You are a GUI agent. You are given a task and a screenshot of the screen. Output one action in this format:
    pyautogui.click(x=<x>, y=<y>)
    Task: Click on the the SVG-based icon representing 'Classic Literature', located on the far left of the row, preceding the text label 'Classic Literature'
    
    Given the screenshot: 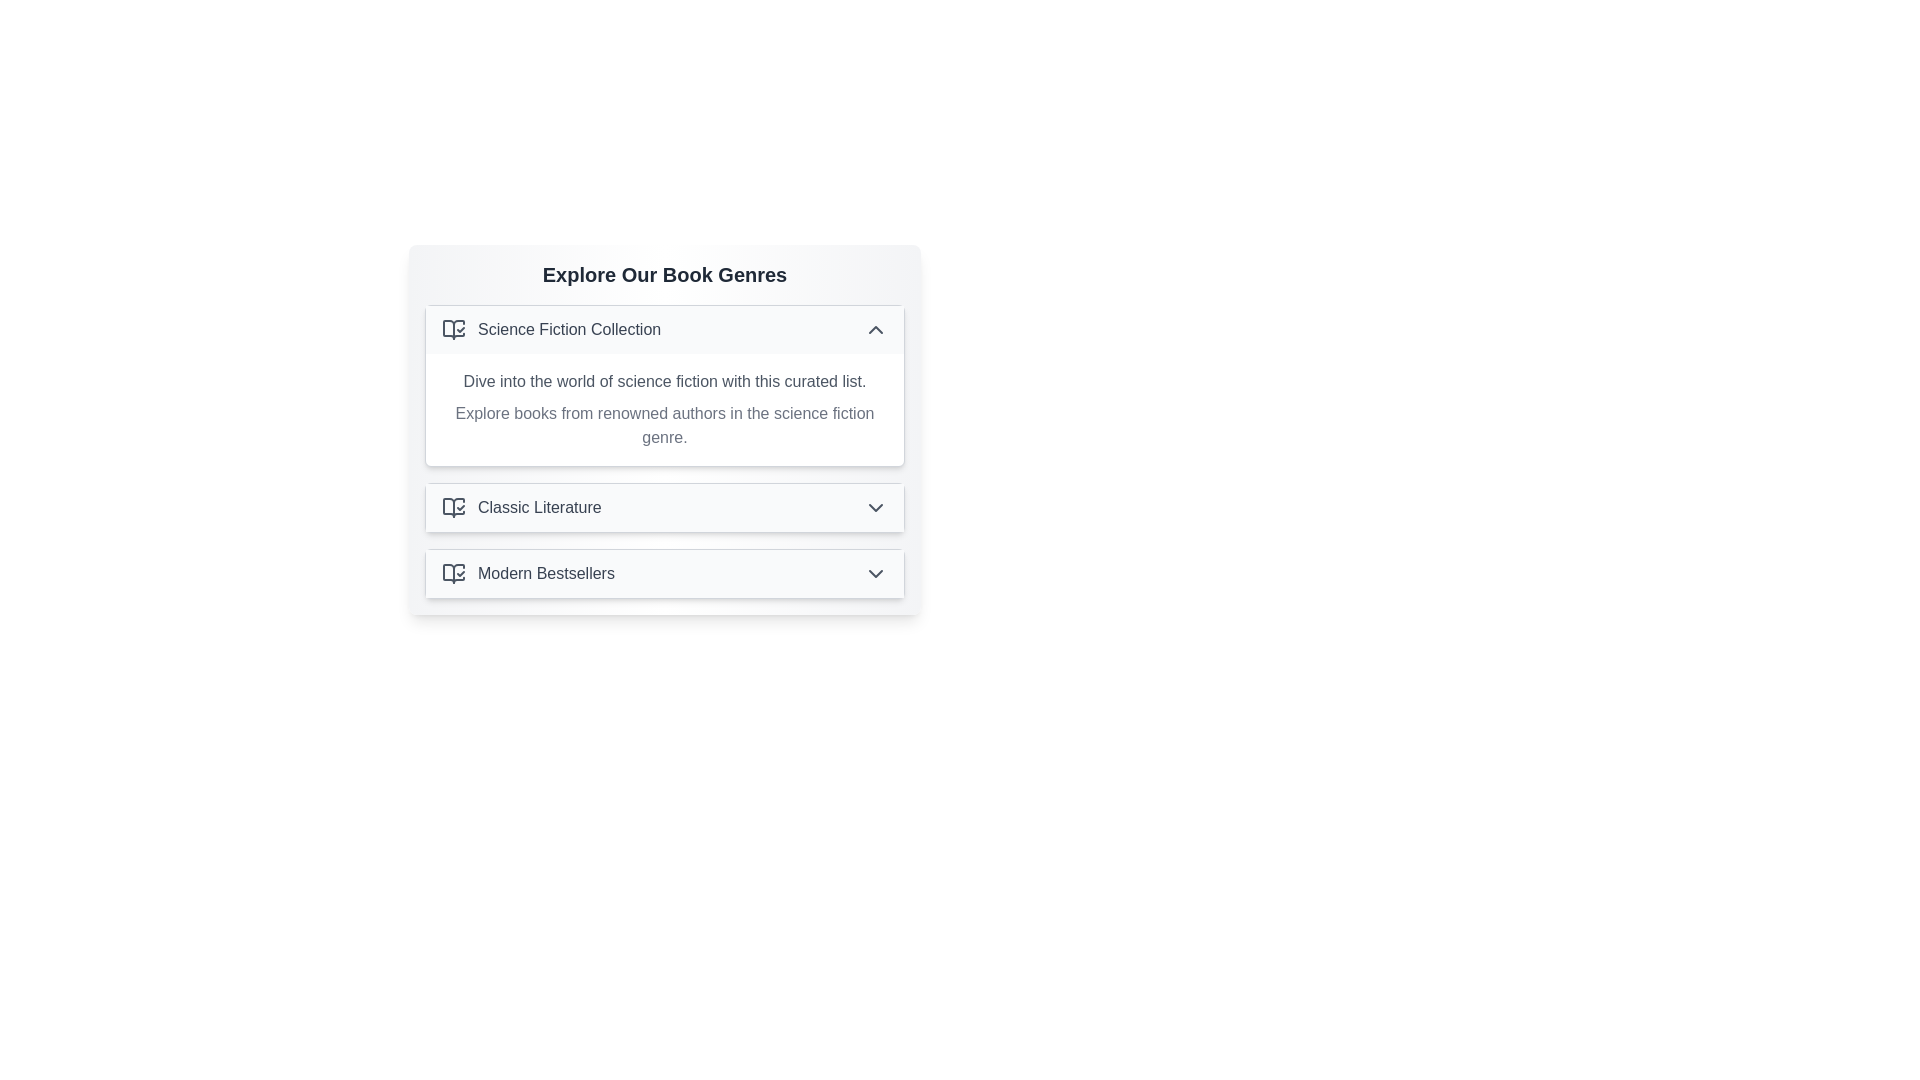 What is the action you would take?
    pyautogui.click(x=453, y=507)
    